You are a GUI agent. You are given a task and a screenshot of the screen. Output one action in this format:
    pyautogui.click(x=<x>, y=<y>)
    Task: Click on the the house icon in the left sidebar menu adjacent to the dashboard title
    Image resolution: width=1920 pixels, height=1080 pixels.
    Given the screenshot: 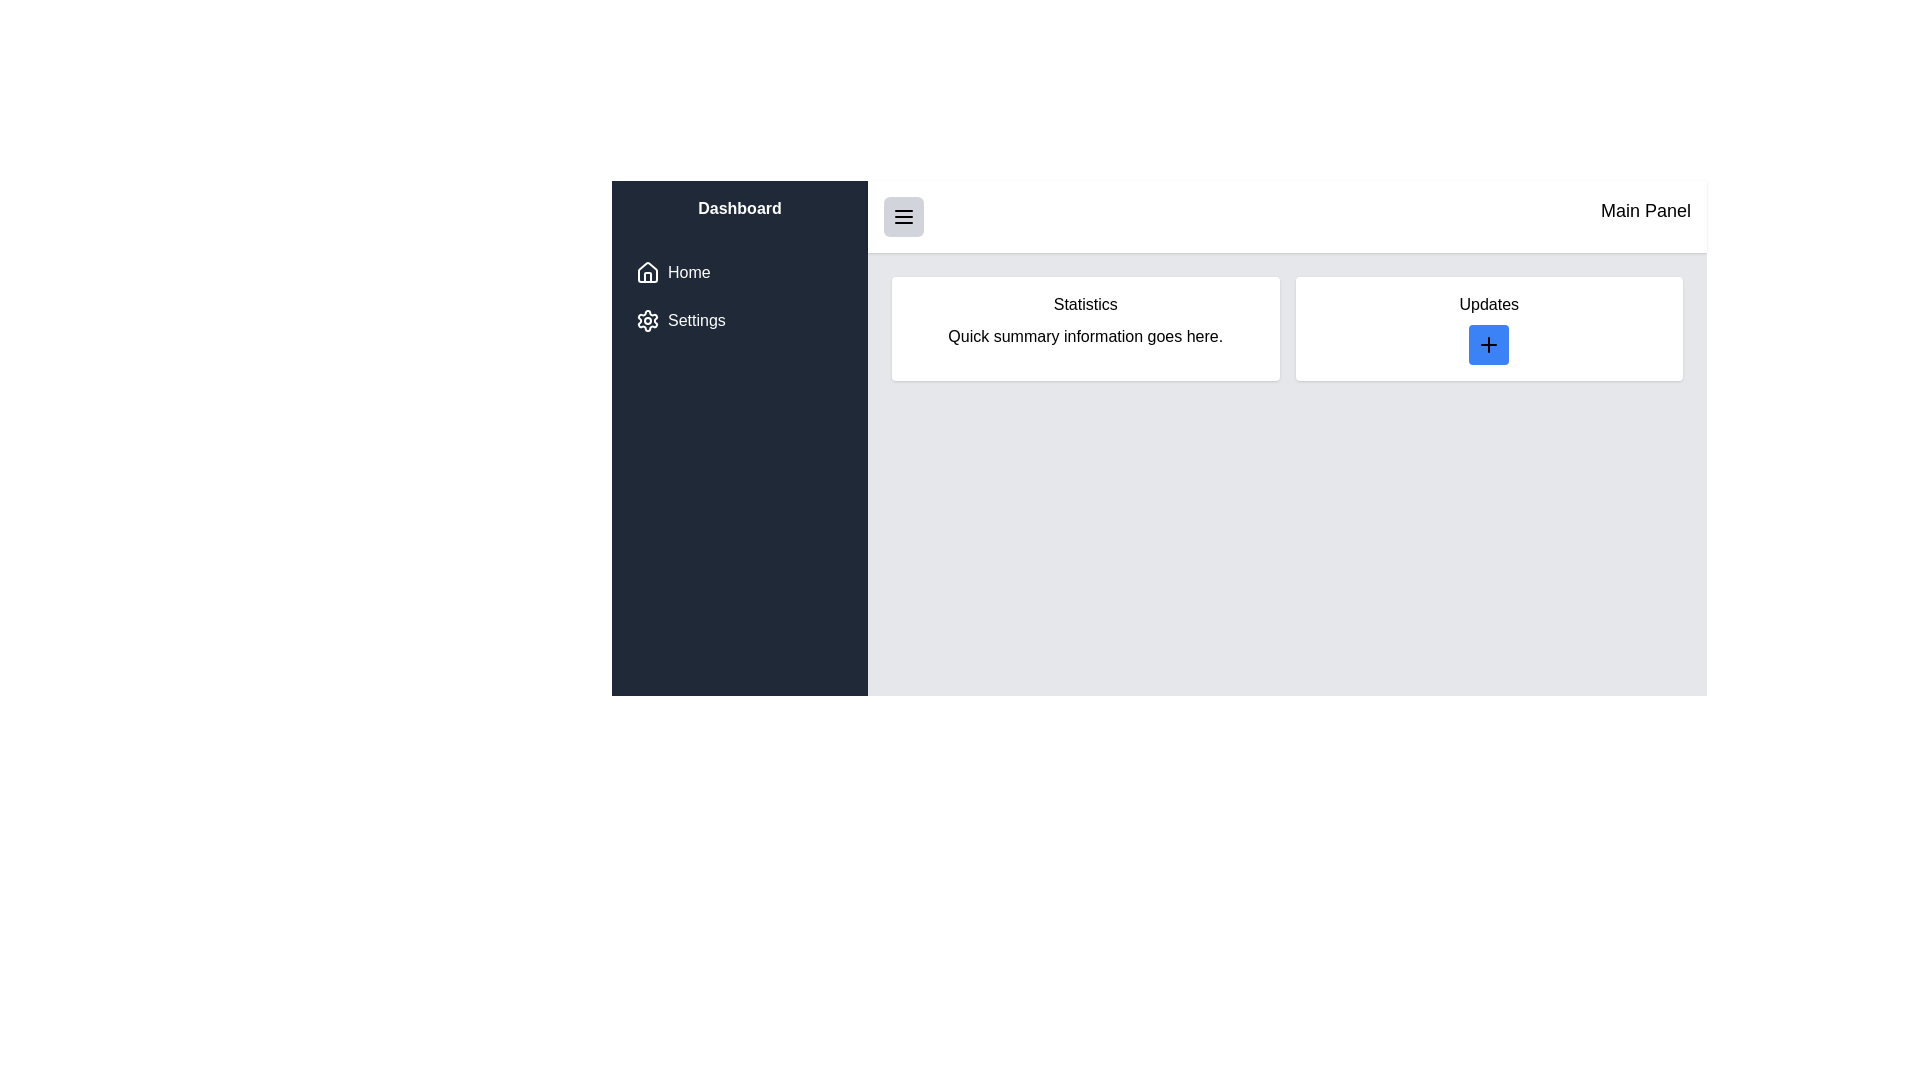 What is the action you would take?
    pyautogui.click(x=648, y=272)
    